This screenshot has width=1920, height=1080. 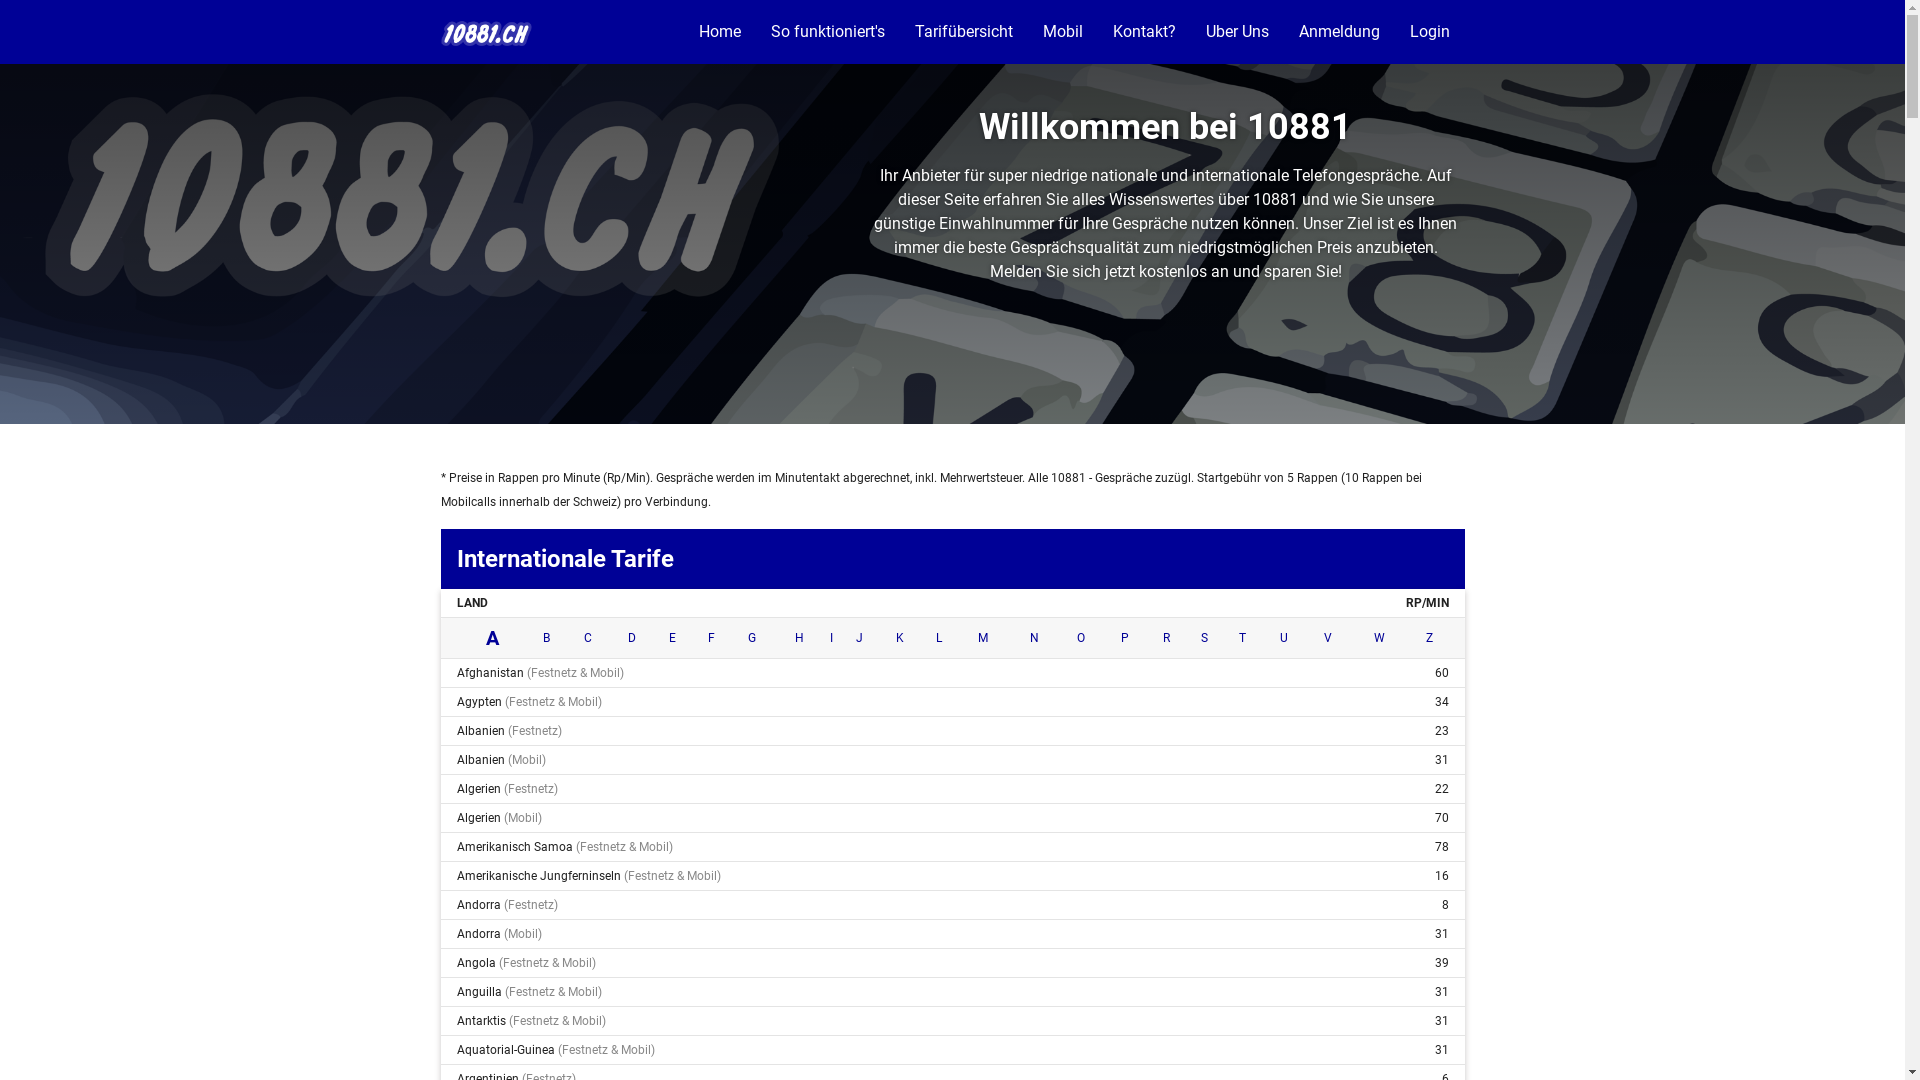 I want to click on 'Kontakt?', so click(x=1144, y=31).